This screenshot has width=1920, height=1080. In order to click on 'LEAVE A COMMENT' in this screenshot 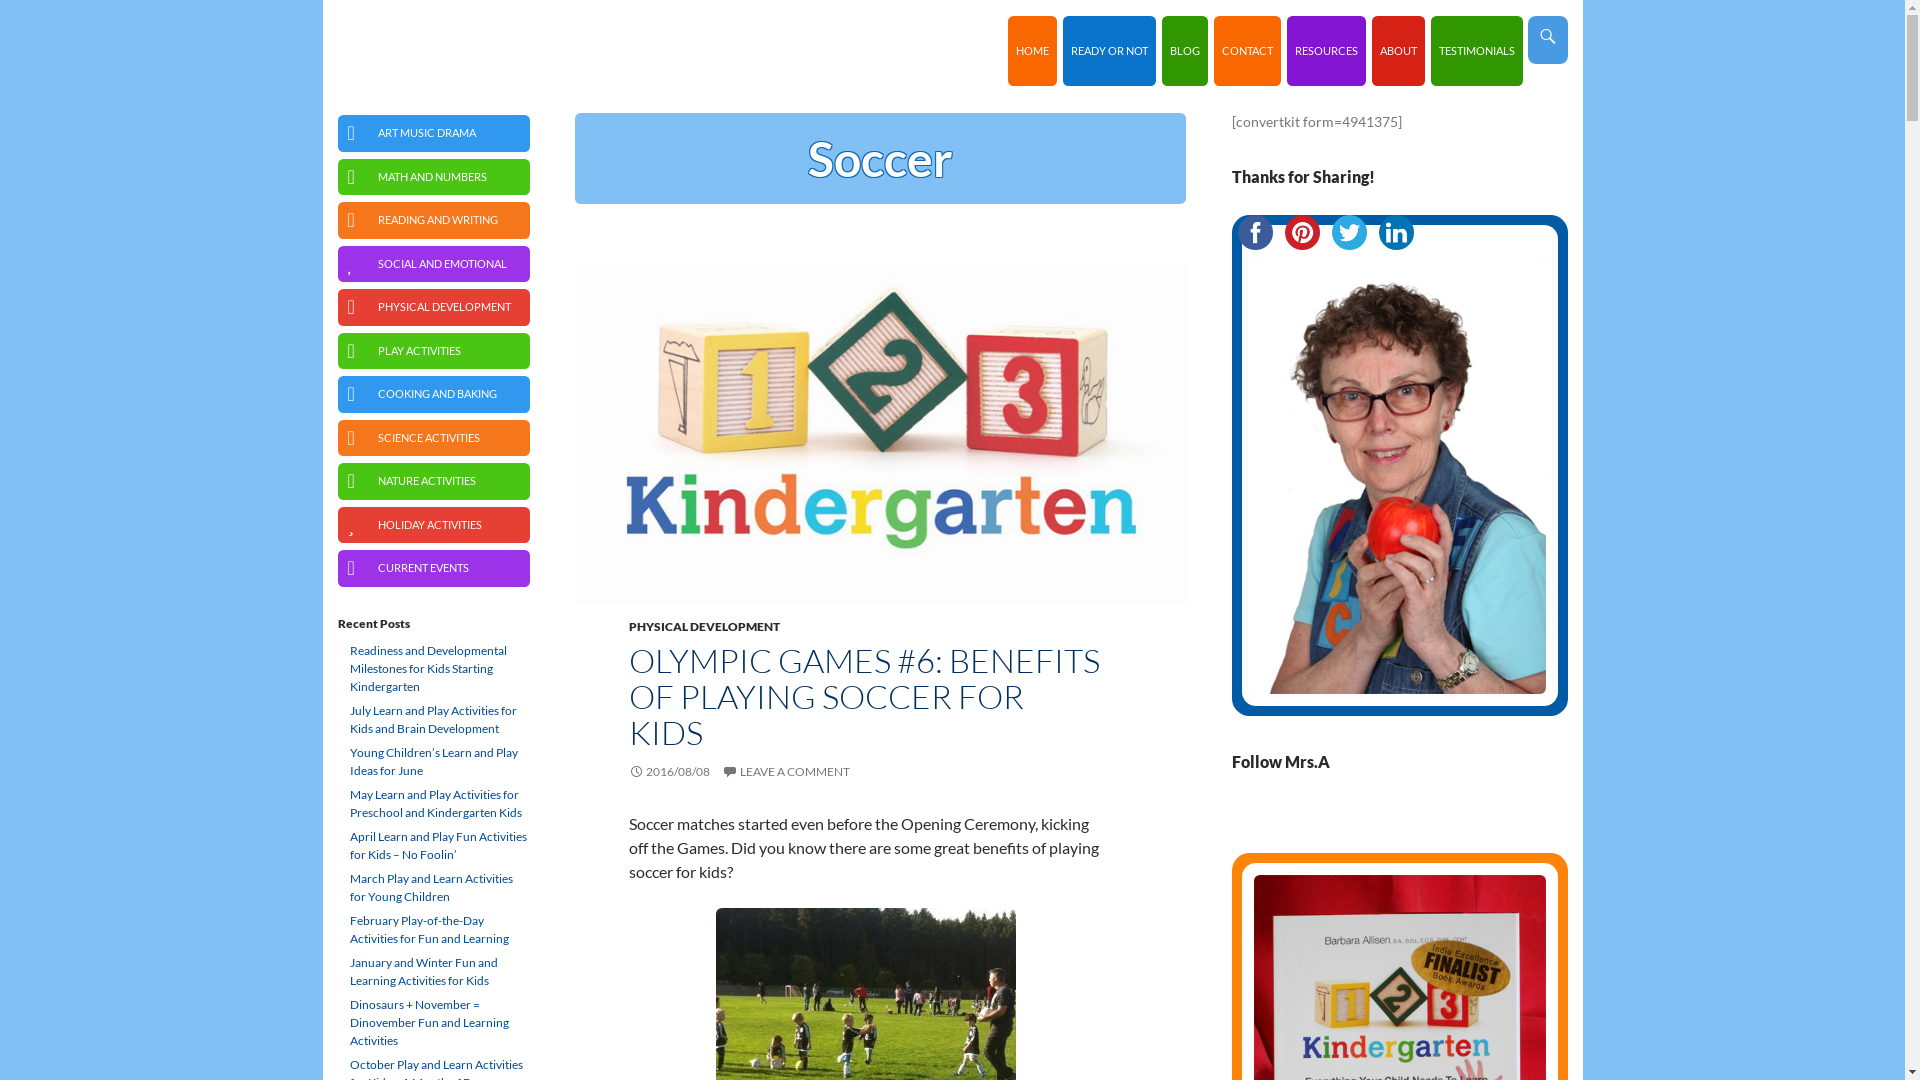, I will do `click(720, 770)`.